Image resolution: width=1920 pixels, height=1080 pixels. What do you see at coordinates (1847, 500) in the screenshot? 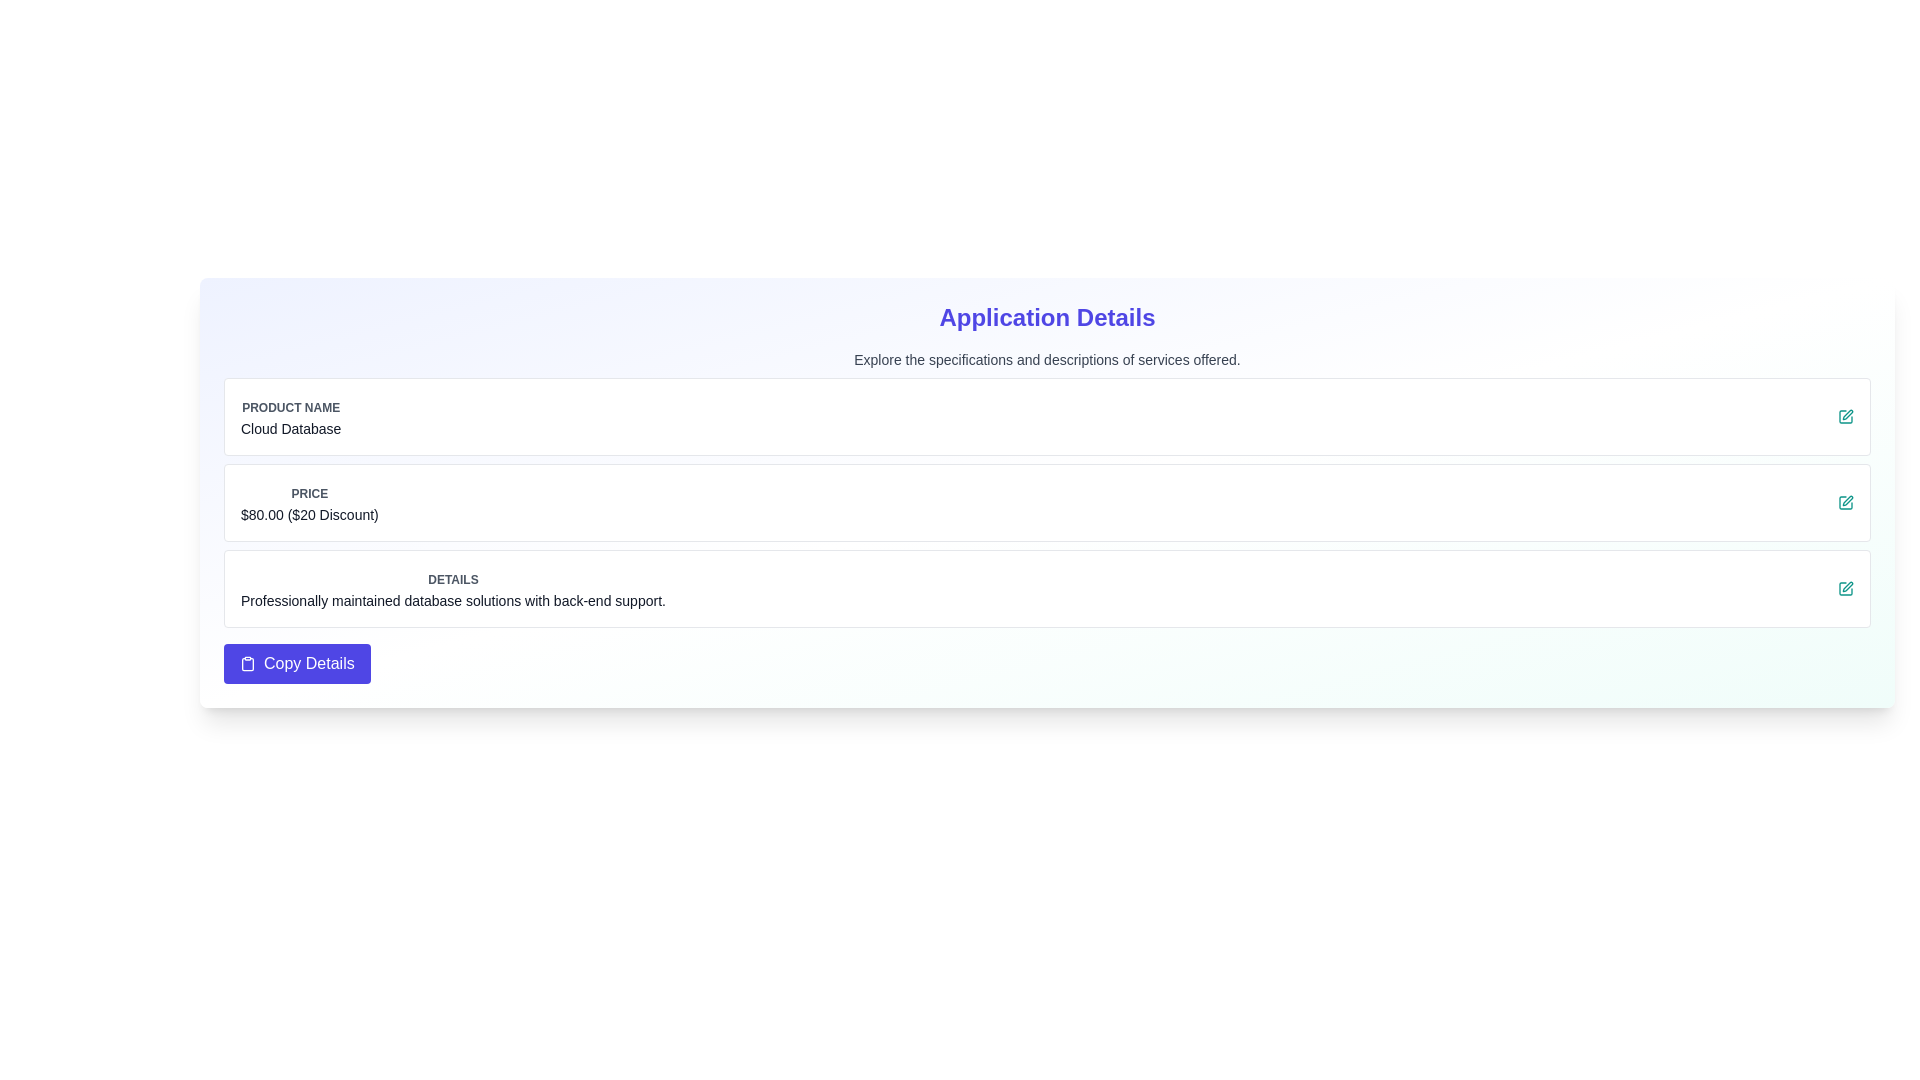
I see `the pen or pencil icon button located in the third row of the form interface, aligned to the rightmost side of the row` at bounding box center [1847, 500].